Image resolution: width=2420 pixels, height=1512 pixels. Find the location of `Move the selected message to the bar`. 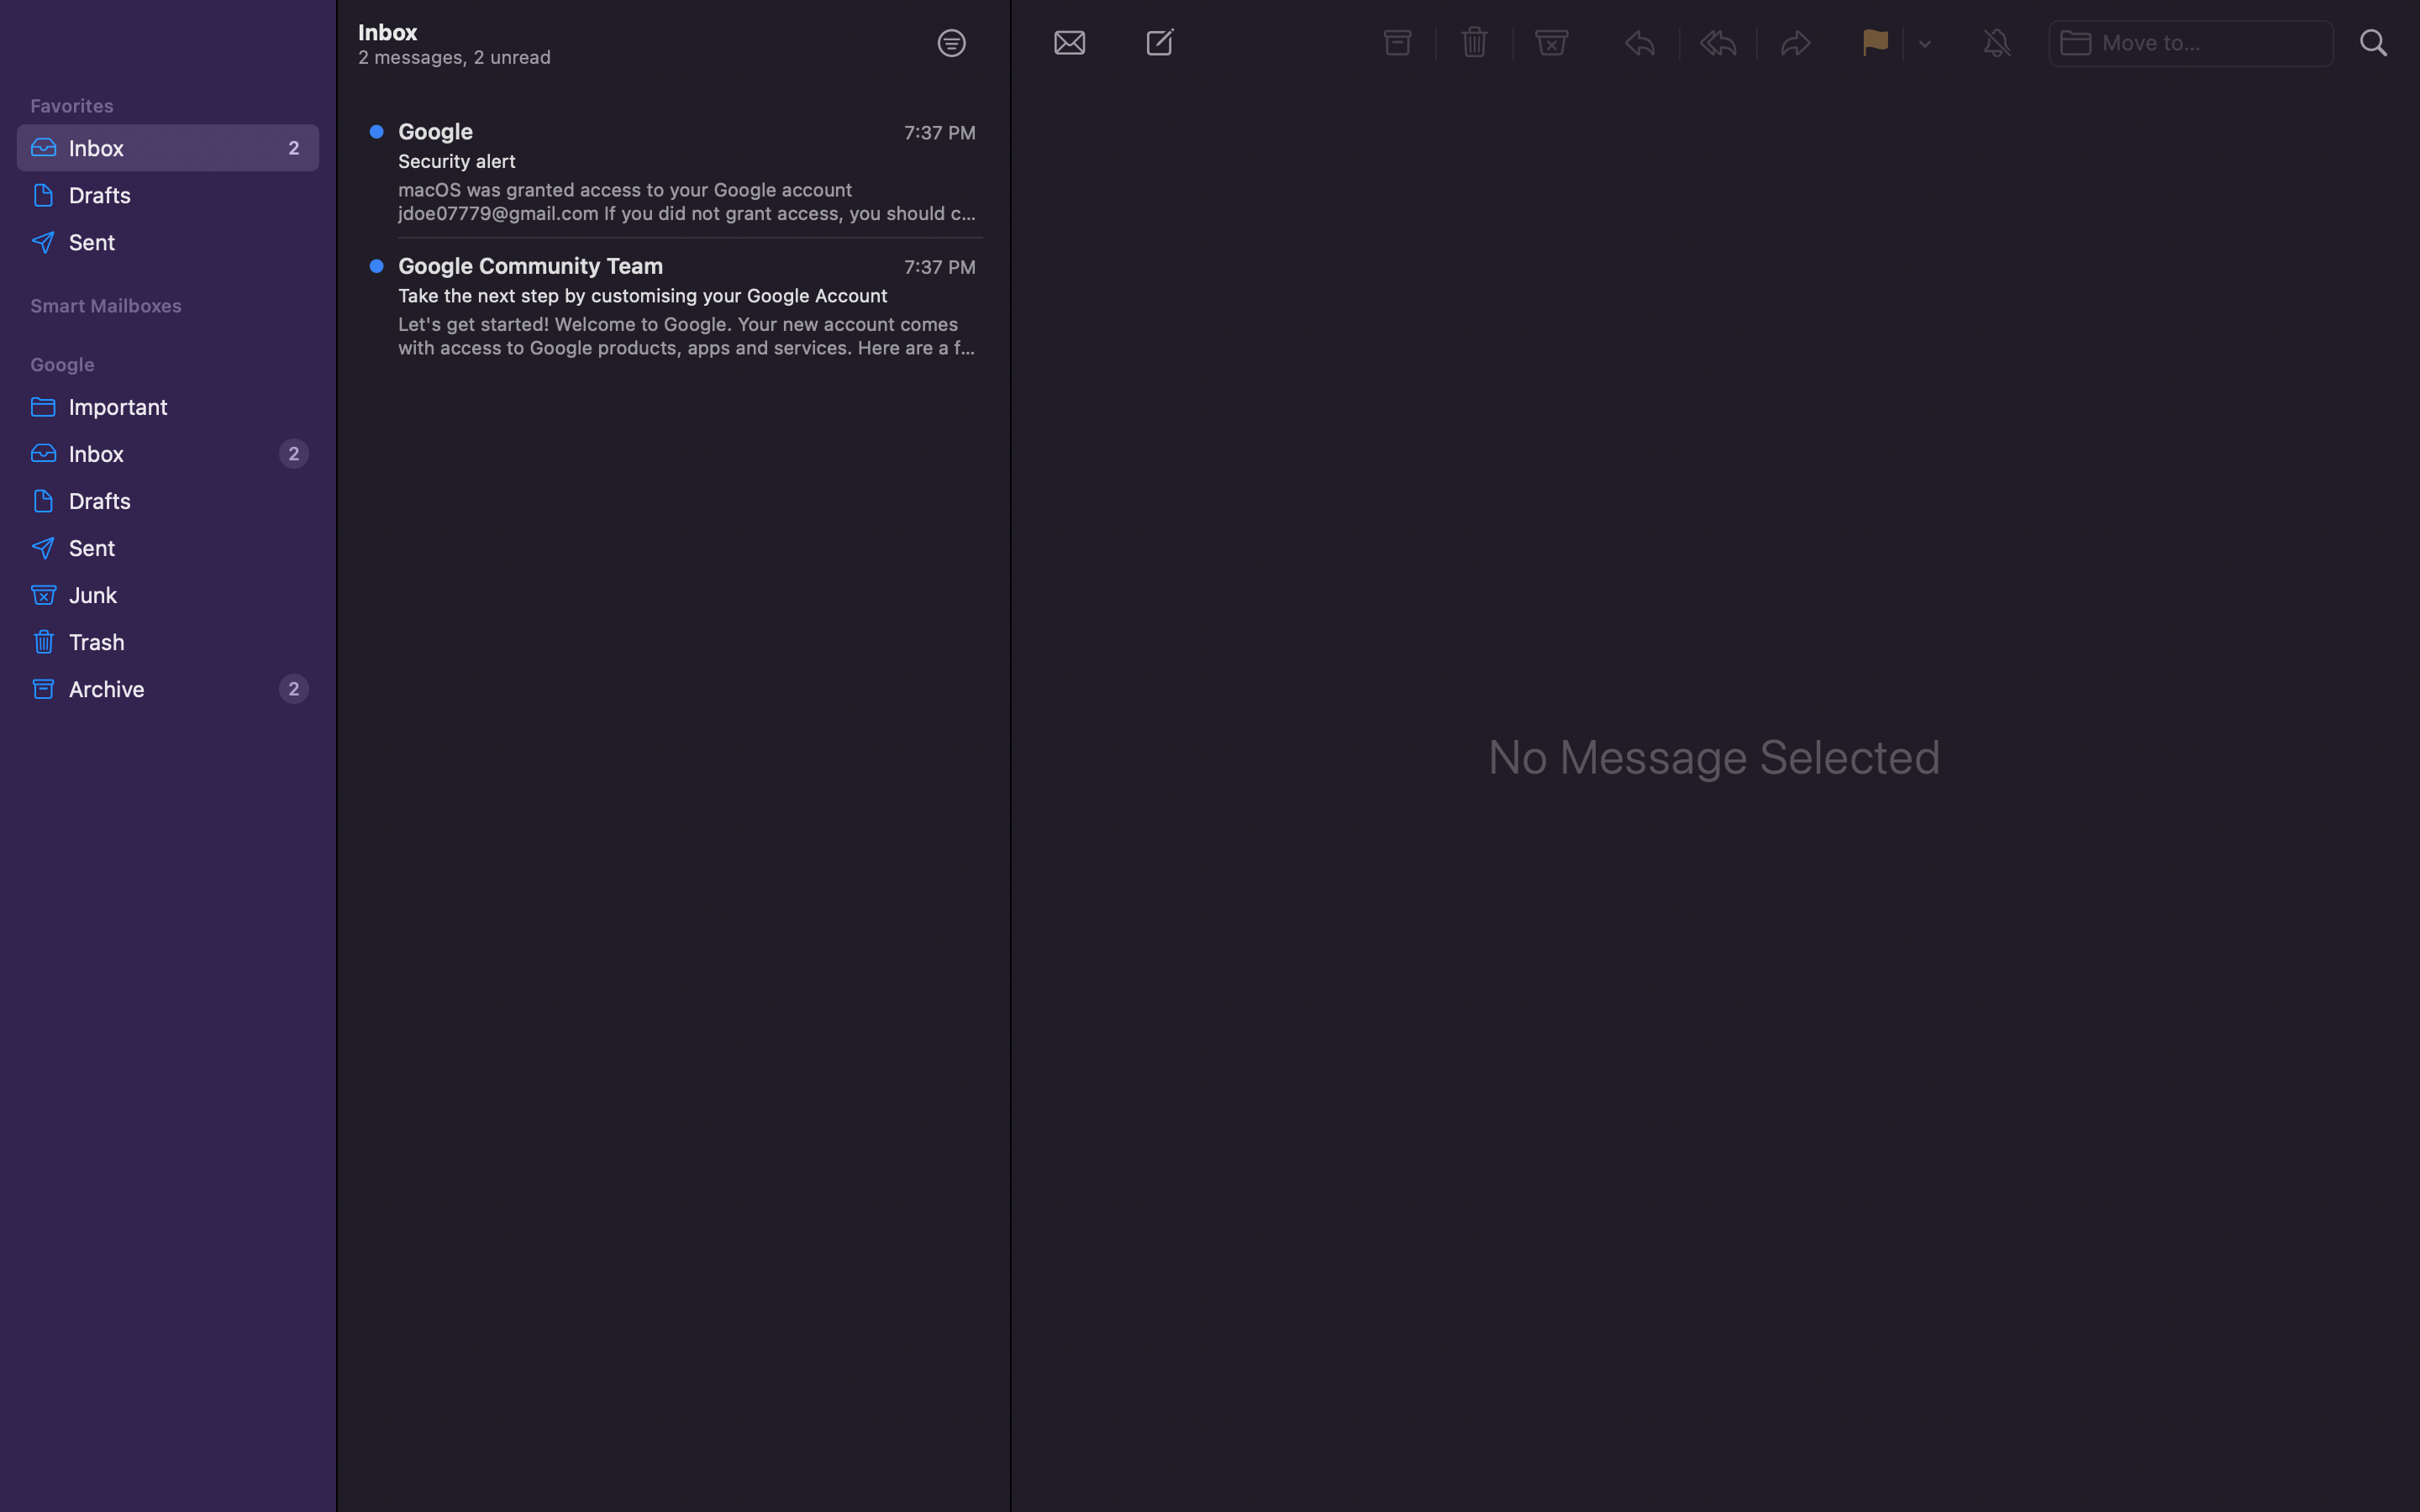

Move the selected message to the bar is located at coordinates (2194, 39).